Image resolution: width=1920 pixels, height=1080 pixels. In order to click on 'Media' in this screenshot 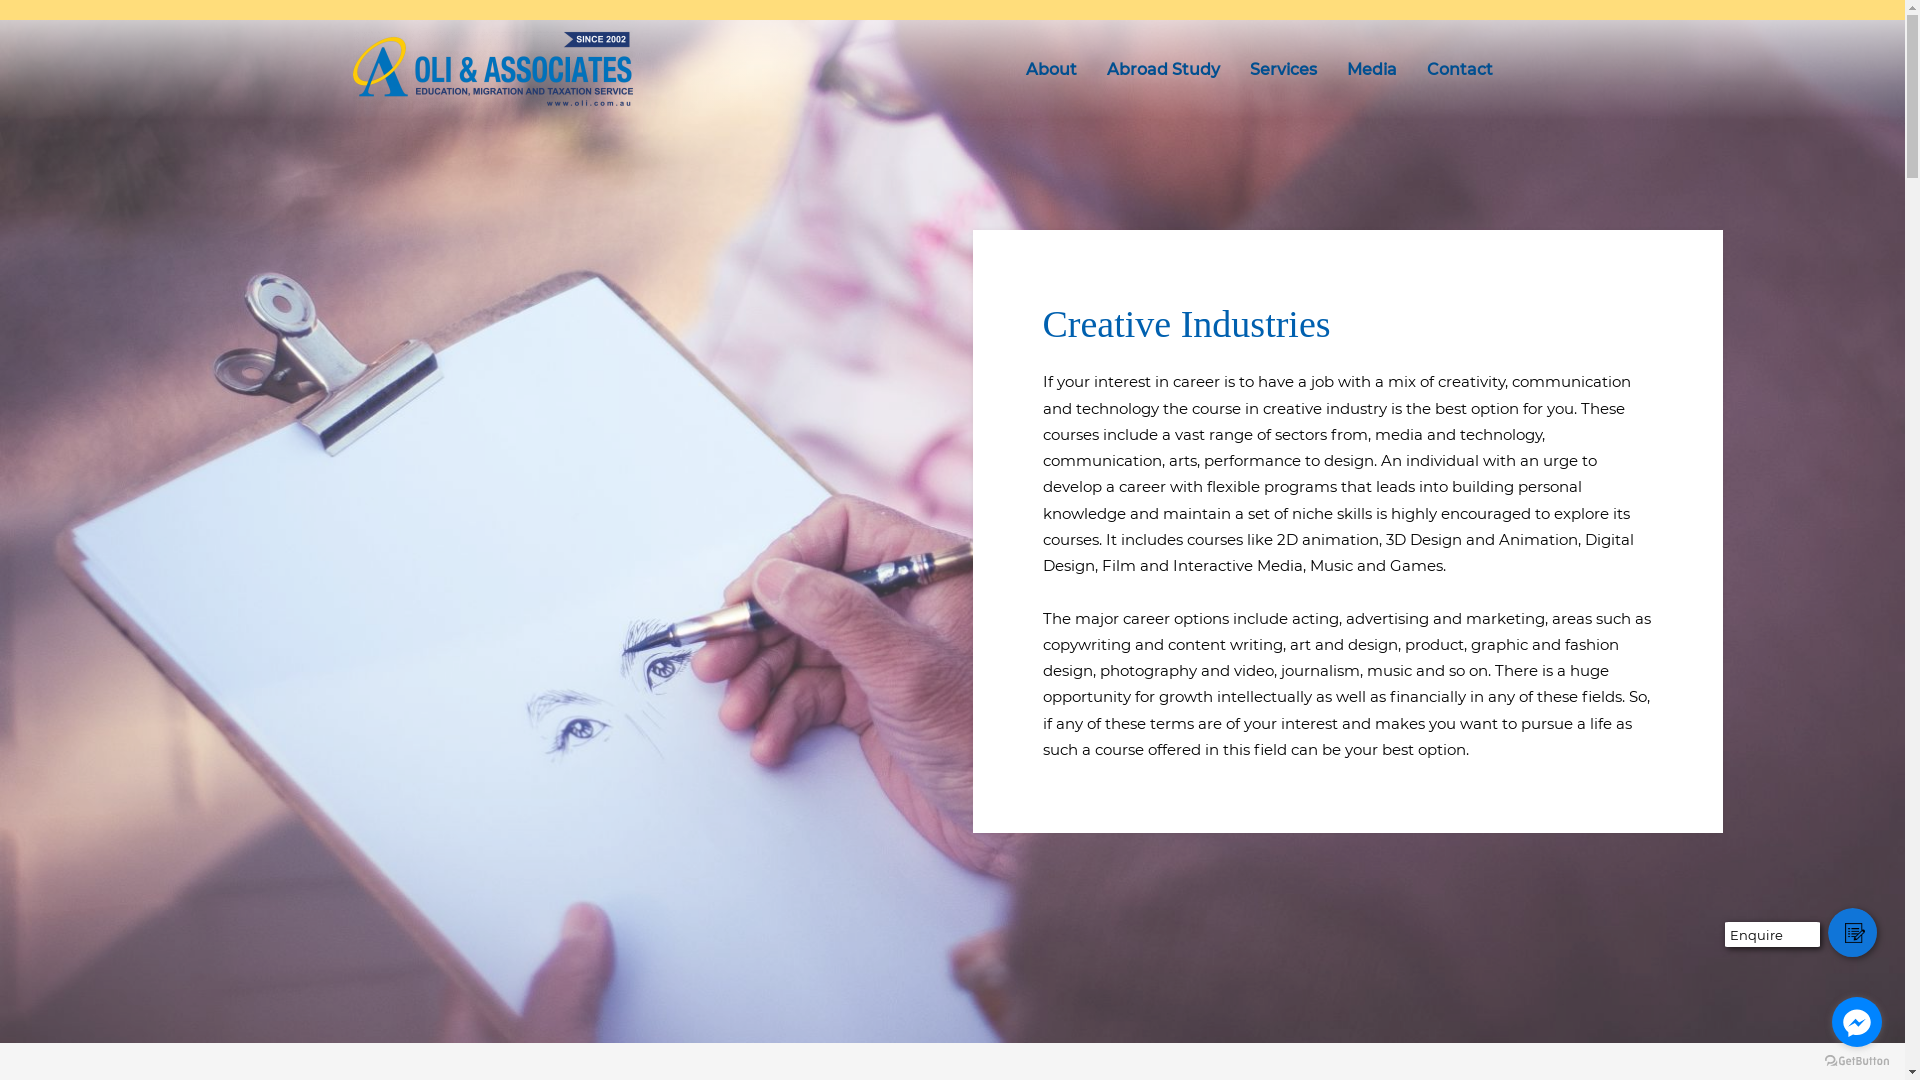, I will do `click(1371, 68)`.